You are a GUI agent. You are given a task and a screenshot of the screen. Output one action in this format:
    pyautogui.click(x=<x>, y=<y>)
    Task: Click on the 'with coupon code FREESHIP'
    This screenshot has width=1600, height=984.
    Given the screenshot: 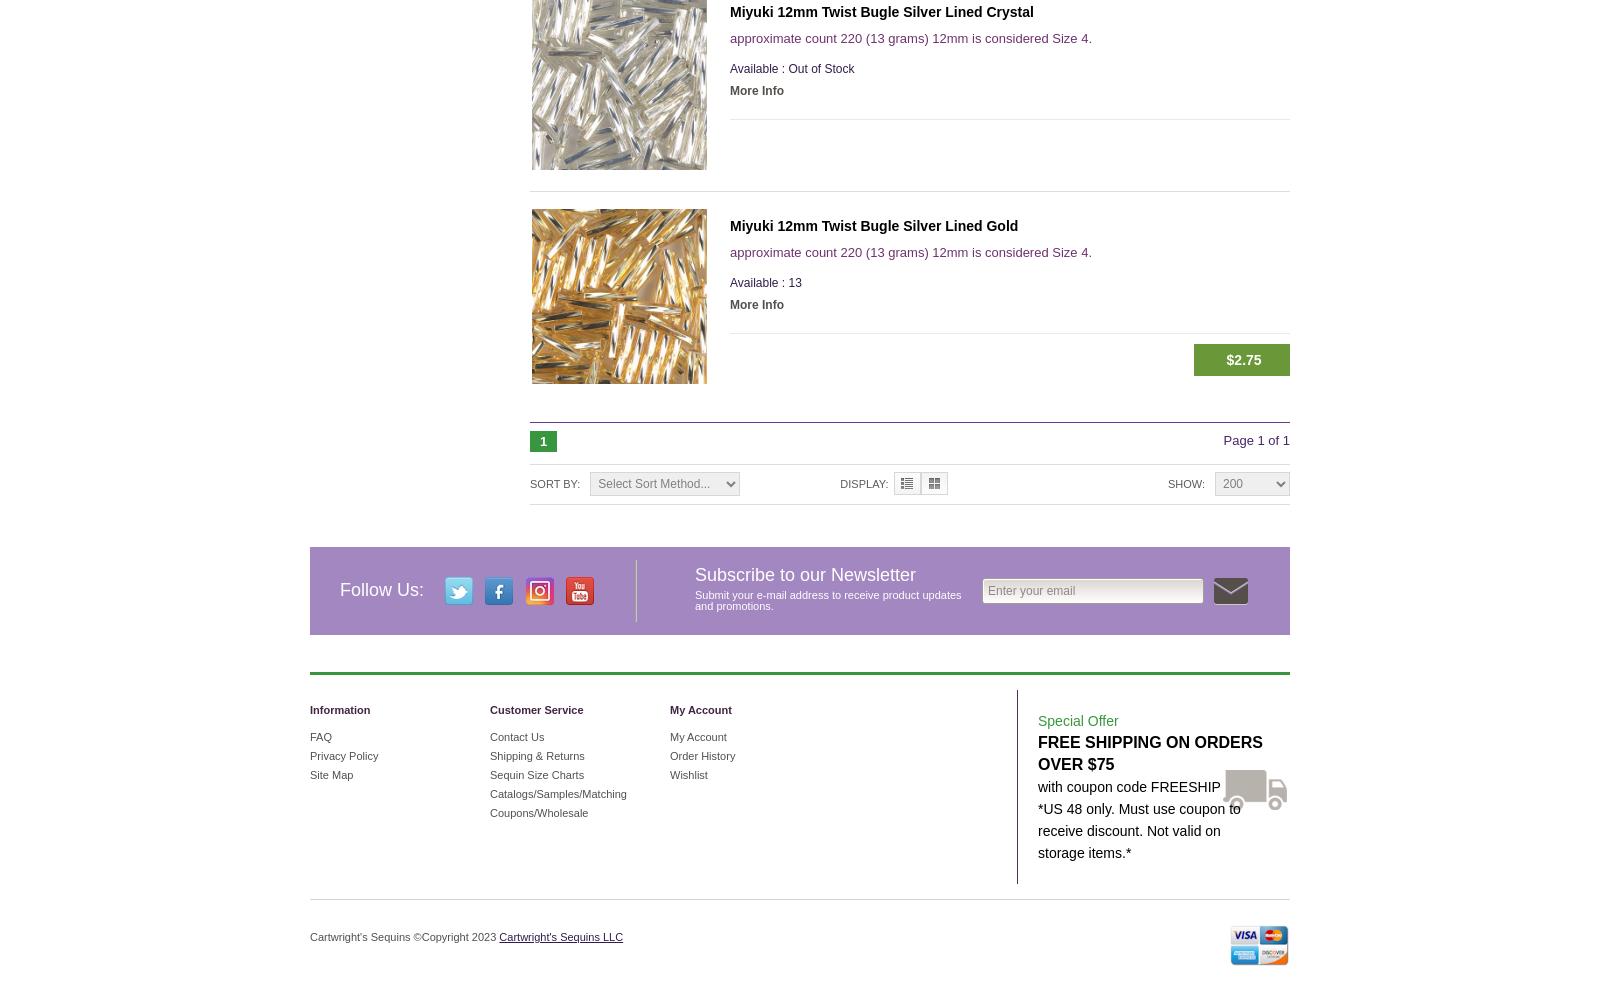 What is the action you would take?
    pyautogui.click(x=1128, y=786)
    